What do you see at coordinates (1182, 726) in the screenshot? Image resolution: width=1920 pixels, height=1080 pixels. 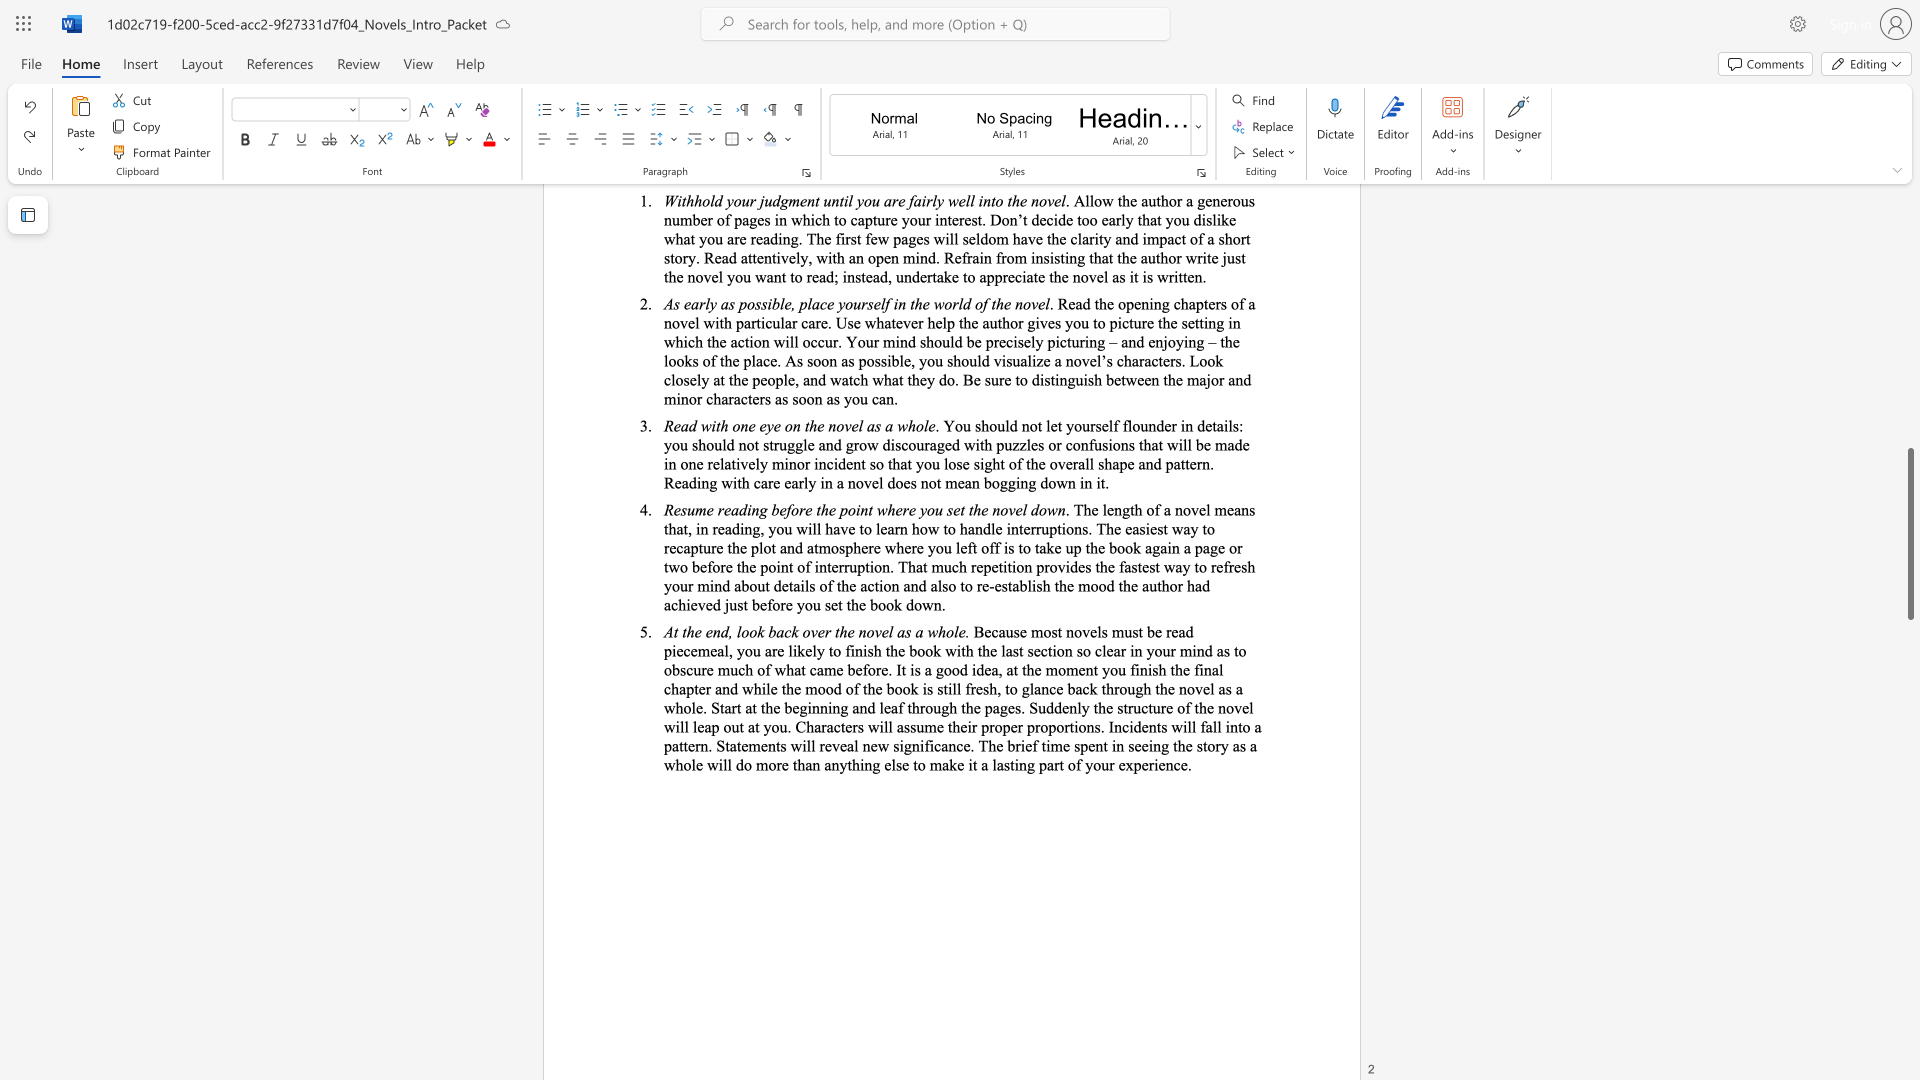 I see `the subset text "ill fall" within the text "Because most novels must be read piecemeal, you are likely to finish the book with the last section so clear in your mind as to obscure much of what came before. It is a good idea, at the moment you finish the final chapter and while the mood of the book is still fresh, to glance back through the novel as a whole. Start at the beginning and leaf through the pages. Suddenly the structure of the novel will leap out at you. Characters will assume their proper proportions. Incidents will fall into a pattern. S"` at bounding box center [1182, 726].